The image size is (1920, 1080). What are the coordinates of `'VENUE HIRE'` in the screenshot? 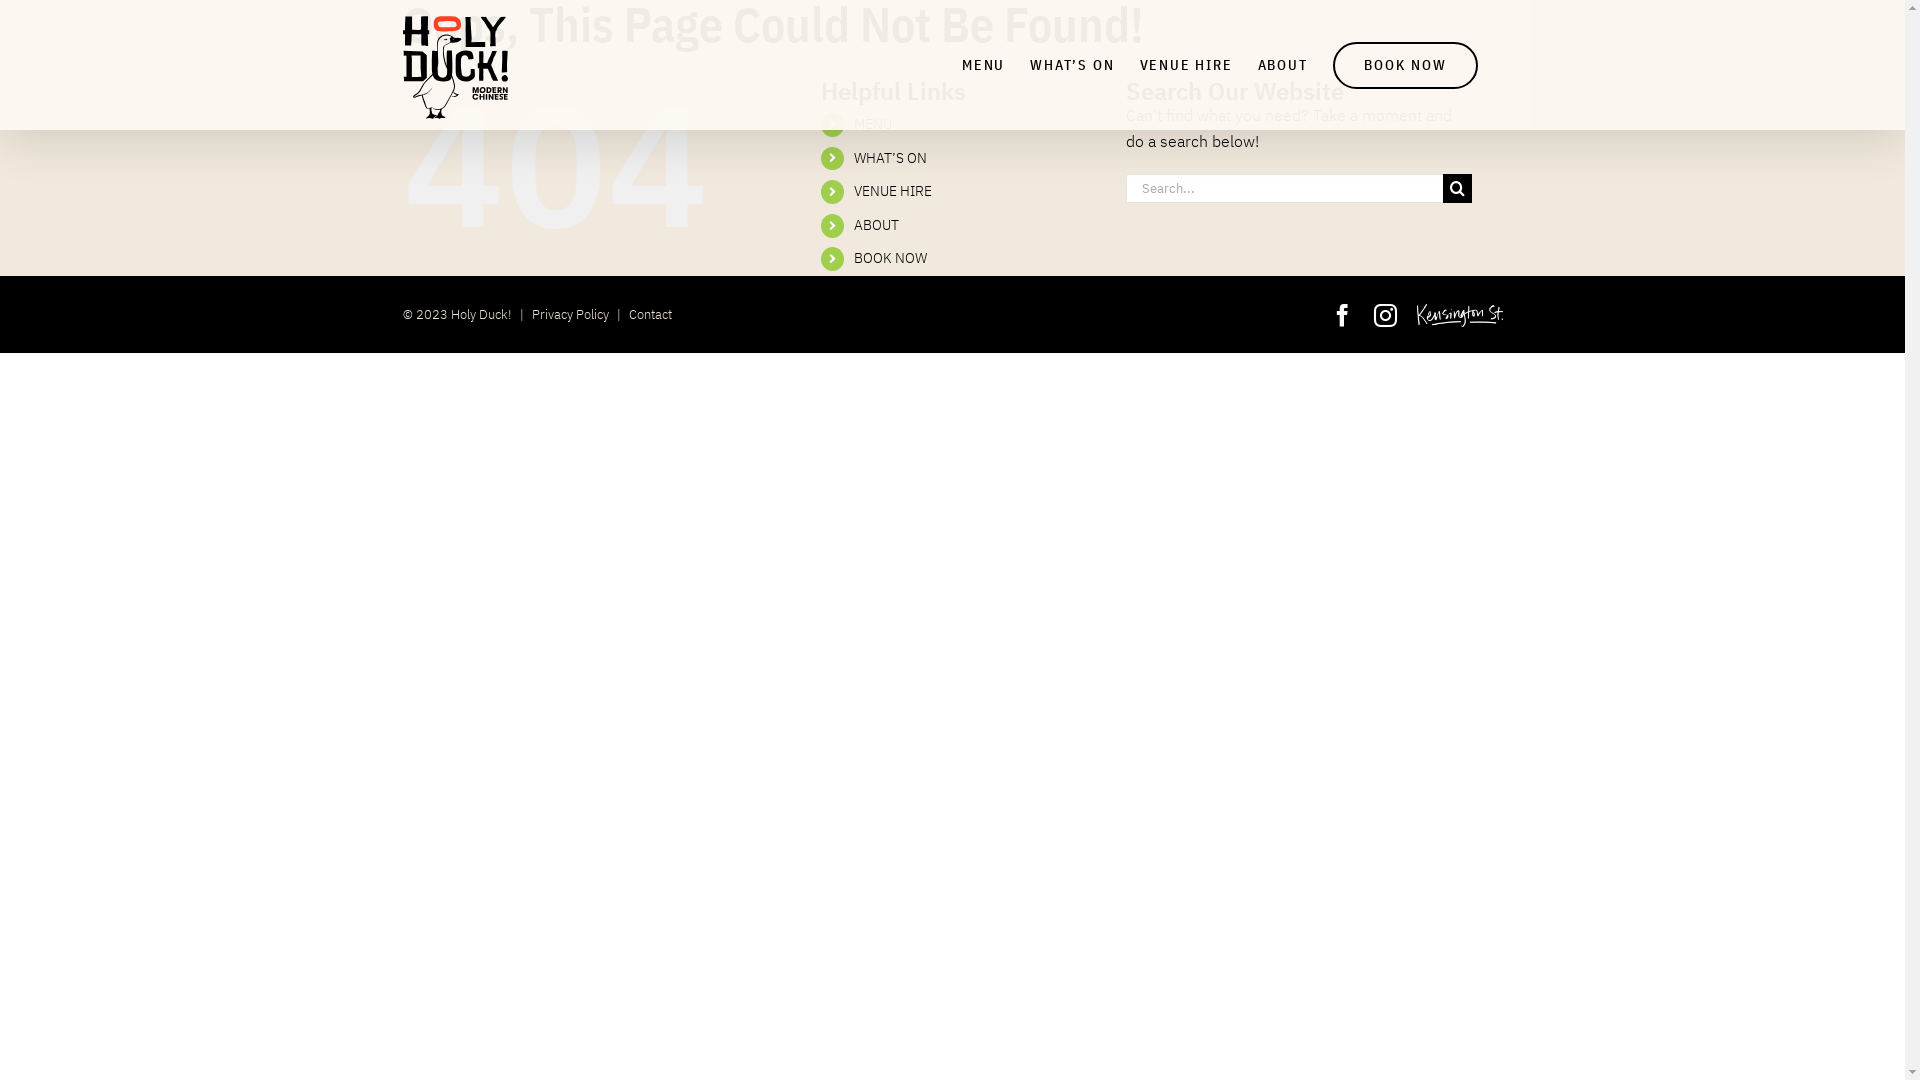 It's located at (891, 191).